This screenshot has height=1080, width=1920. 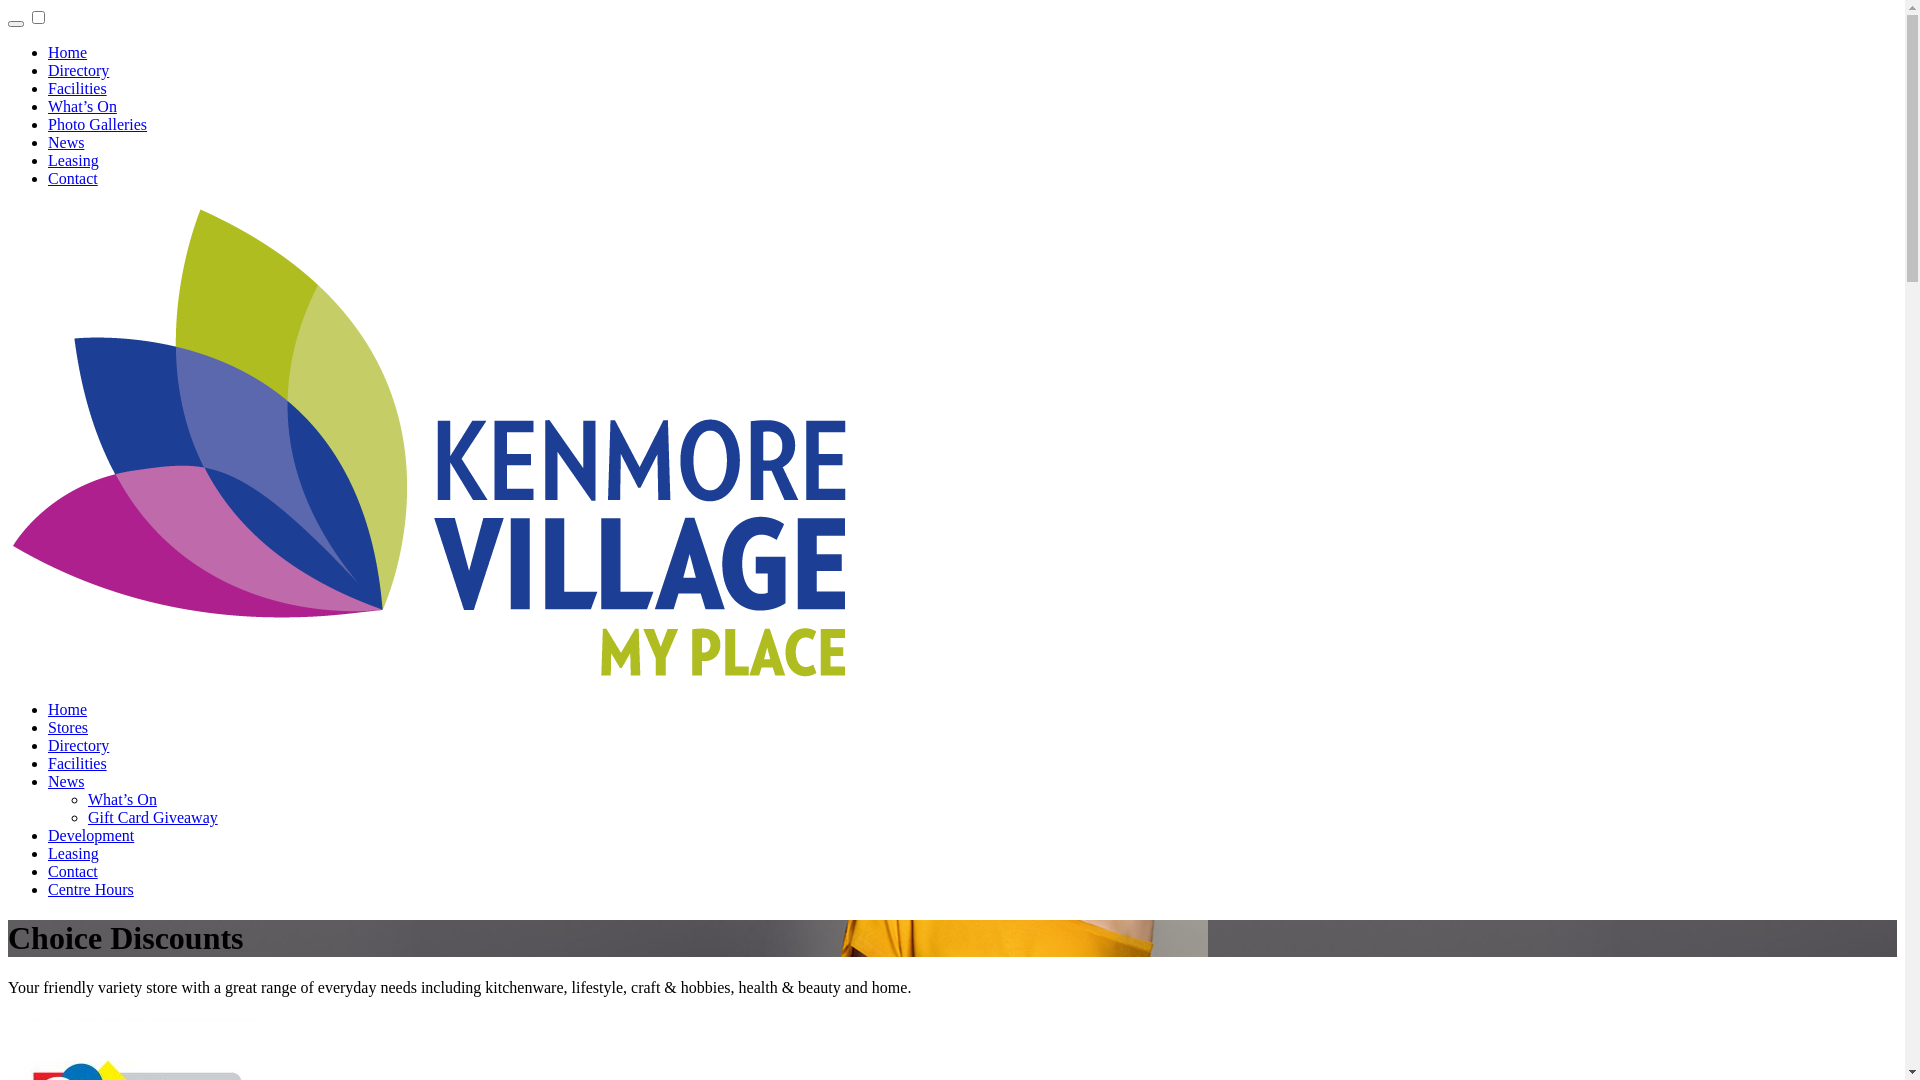 I want to click on 'Stores', so click(x=48, y=727).